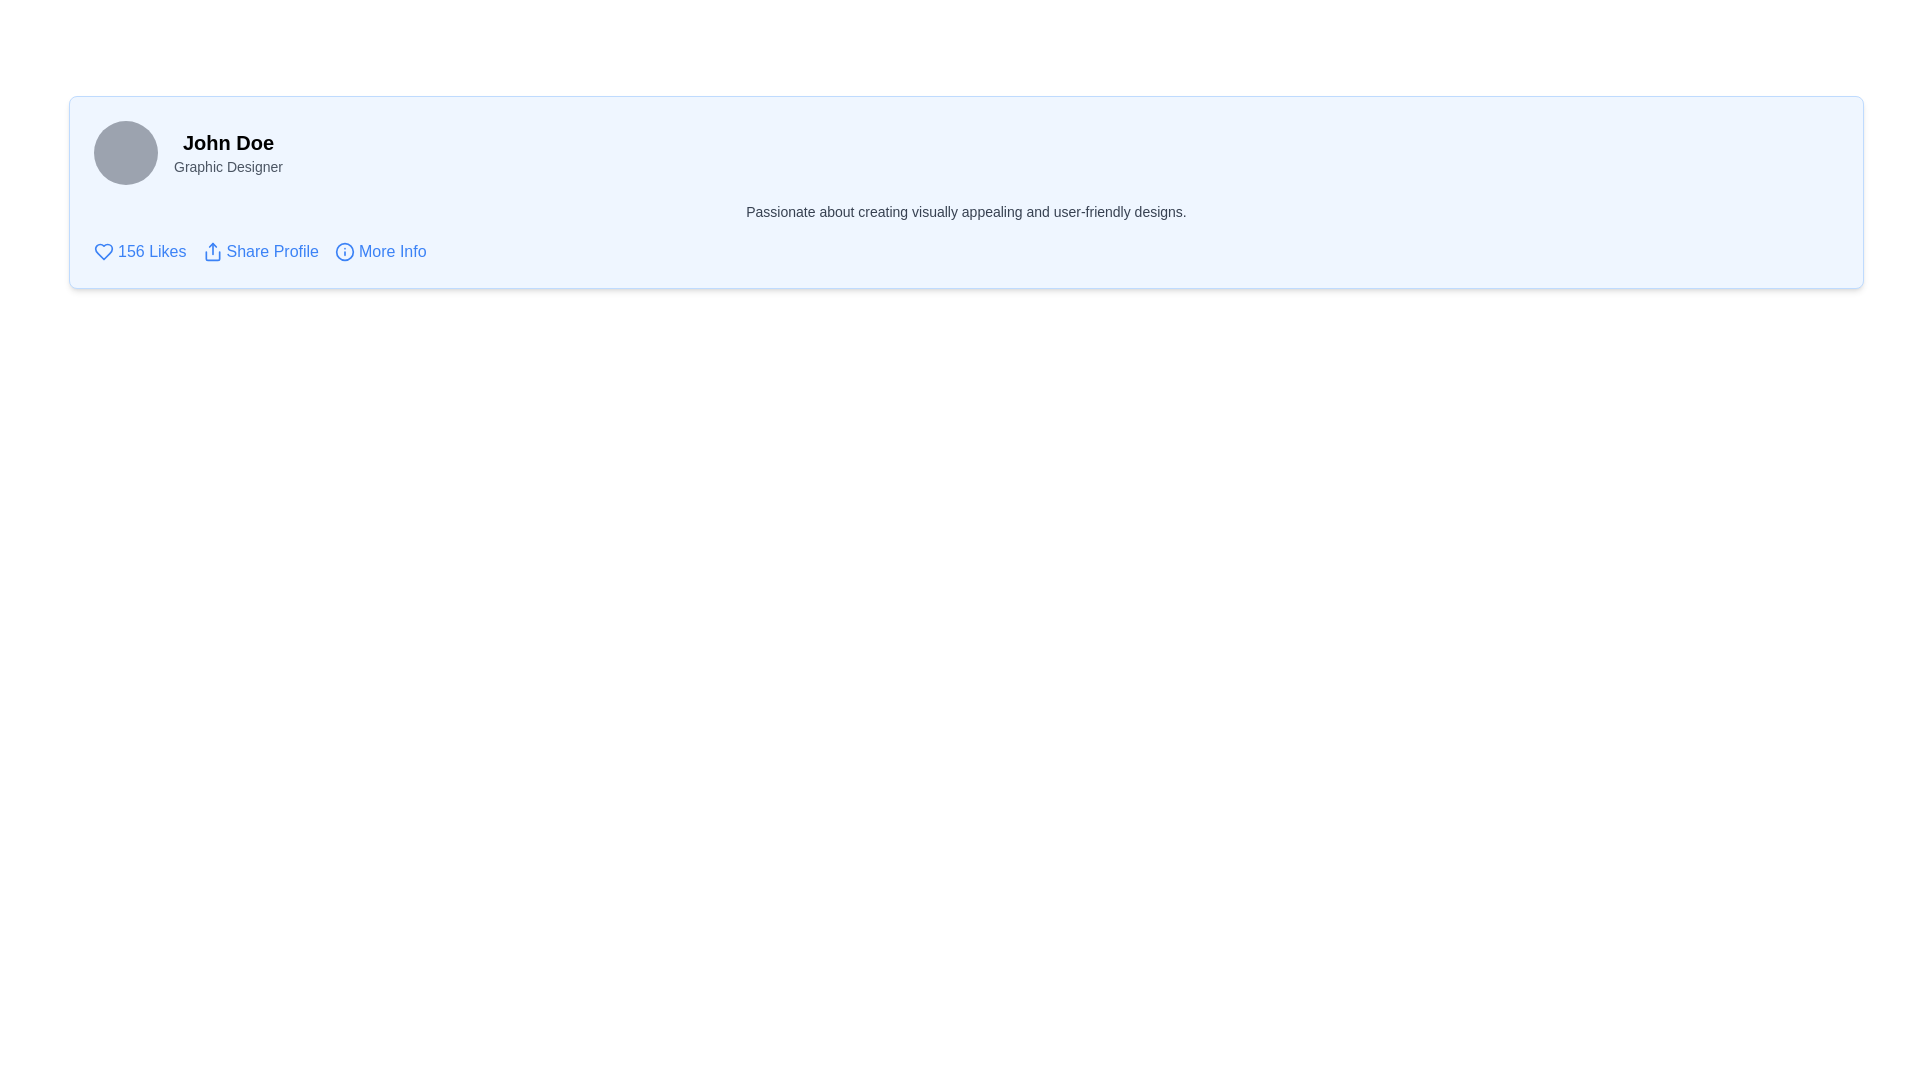  I want to click on the informational icon located to the left of the 'More Info' text, so click(345, 249).